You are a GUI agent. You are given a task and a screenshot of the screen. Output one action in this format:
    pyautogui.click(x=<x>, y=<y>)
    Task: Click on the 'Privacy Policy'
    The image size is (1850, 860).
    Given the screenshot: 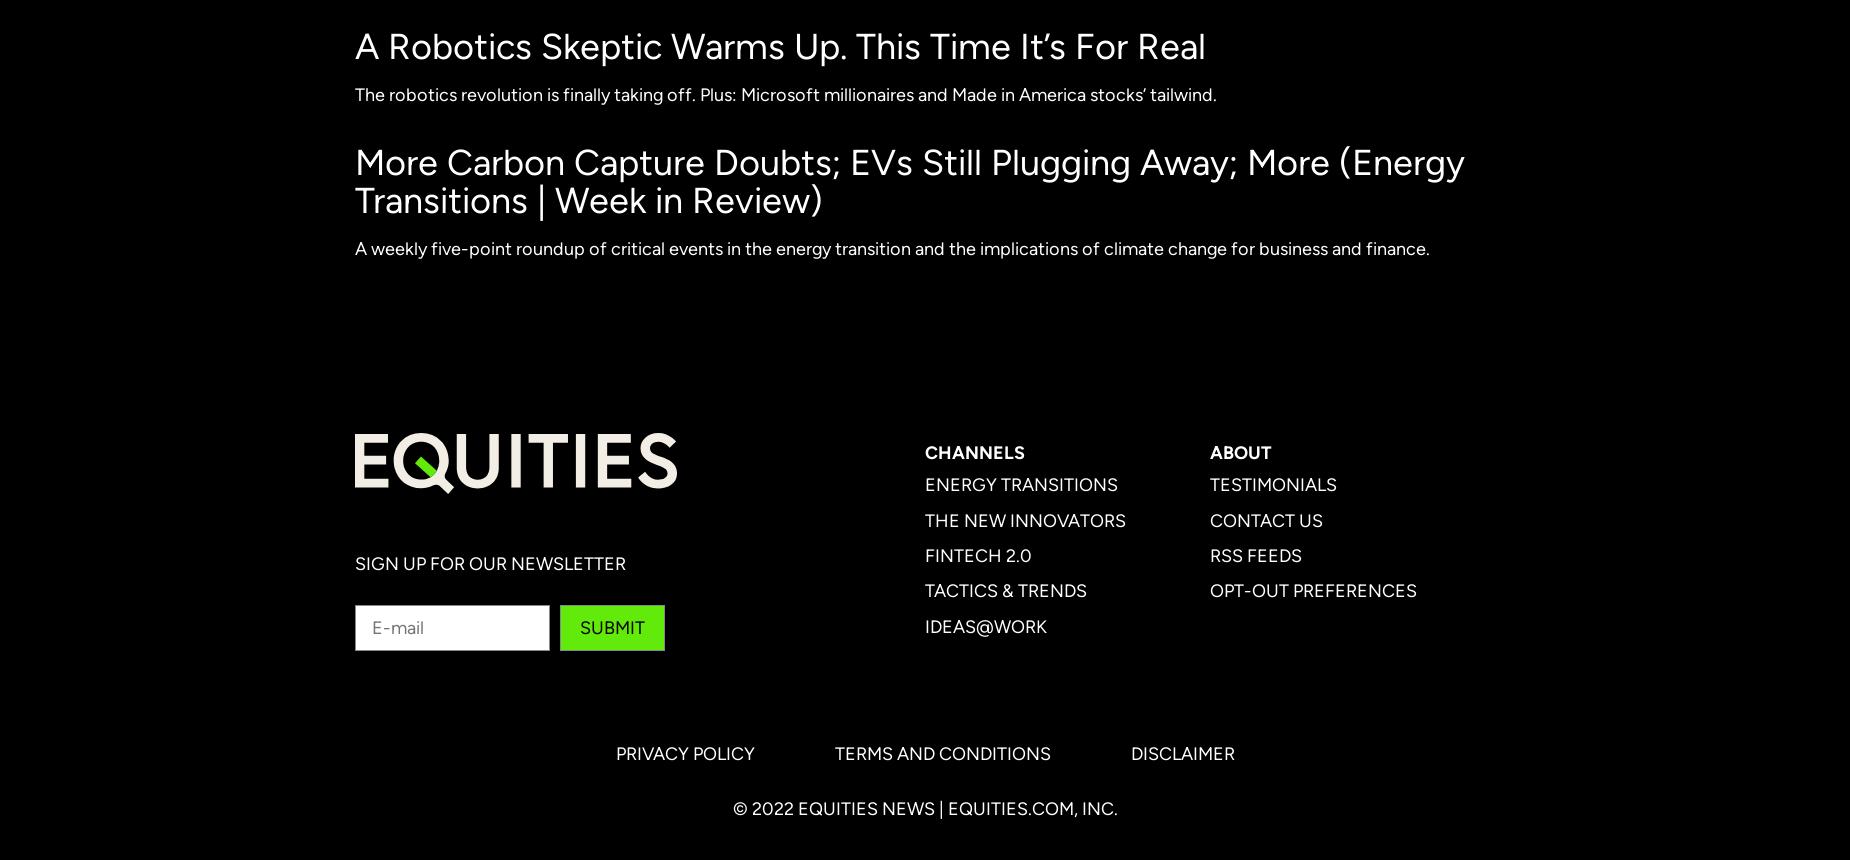 What is the action you would take?
    pyautogui.click(x=684, y=753)
    